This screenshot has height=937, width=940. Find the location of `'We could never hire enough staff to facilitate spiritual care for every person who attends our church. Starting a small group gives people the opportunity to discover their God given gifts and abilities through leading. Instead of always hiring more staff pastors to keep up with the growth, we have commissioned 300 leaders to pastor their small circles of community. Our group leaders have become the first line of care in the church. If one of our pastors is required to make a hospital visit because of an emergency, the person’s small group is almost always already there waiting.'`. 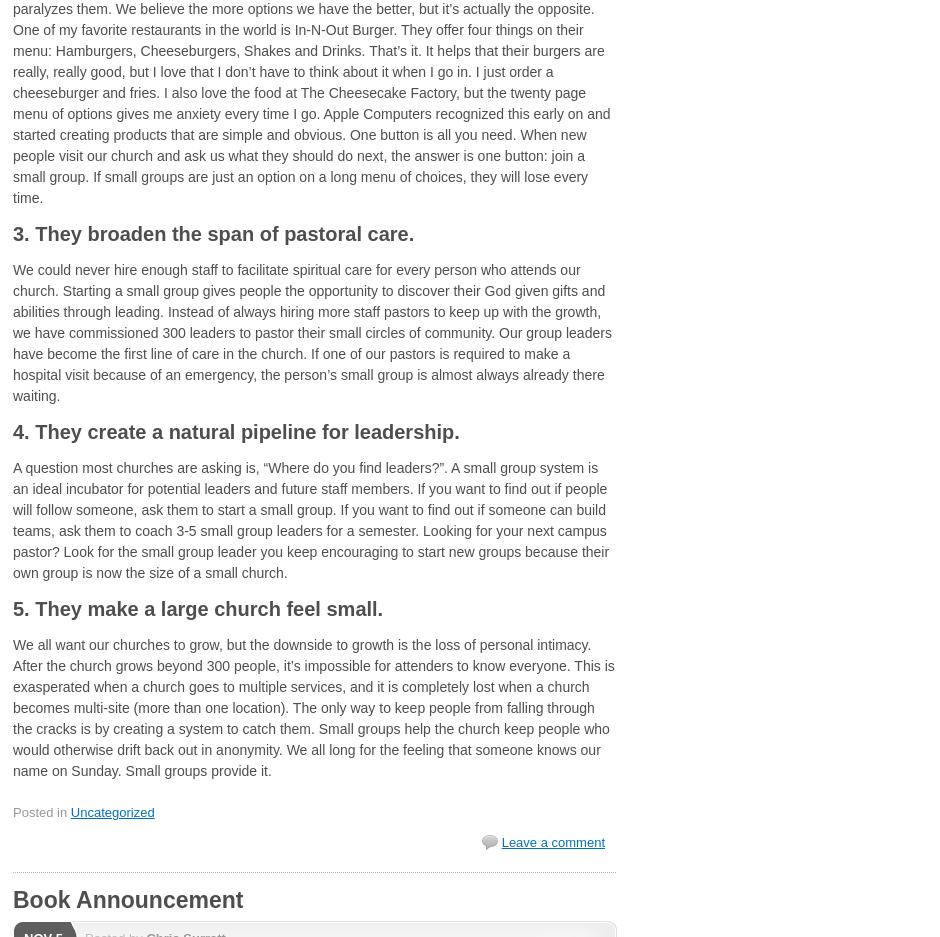

'We could never hire enough staff to facilitate spiritual care for every person who attends our church. Starting a small group gives people the opportunity to discover their God given gifts and abilities through leading. Instead of always hiring more staff pastors to keep up with the growth, we have commissioned 300 leaders to pastor their small circles of community. Our group leaders have become the first line of care in the church. If one of our pastors is required to make a hospital visit because of an emergency, the person’s small group is almost always already there waiting.' is located at coordinates (310, 331).